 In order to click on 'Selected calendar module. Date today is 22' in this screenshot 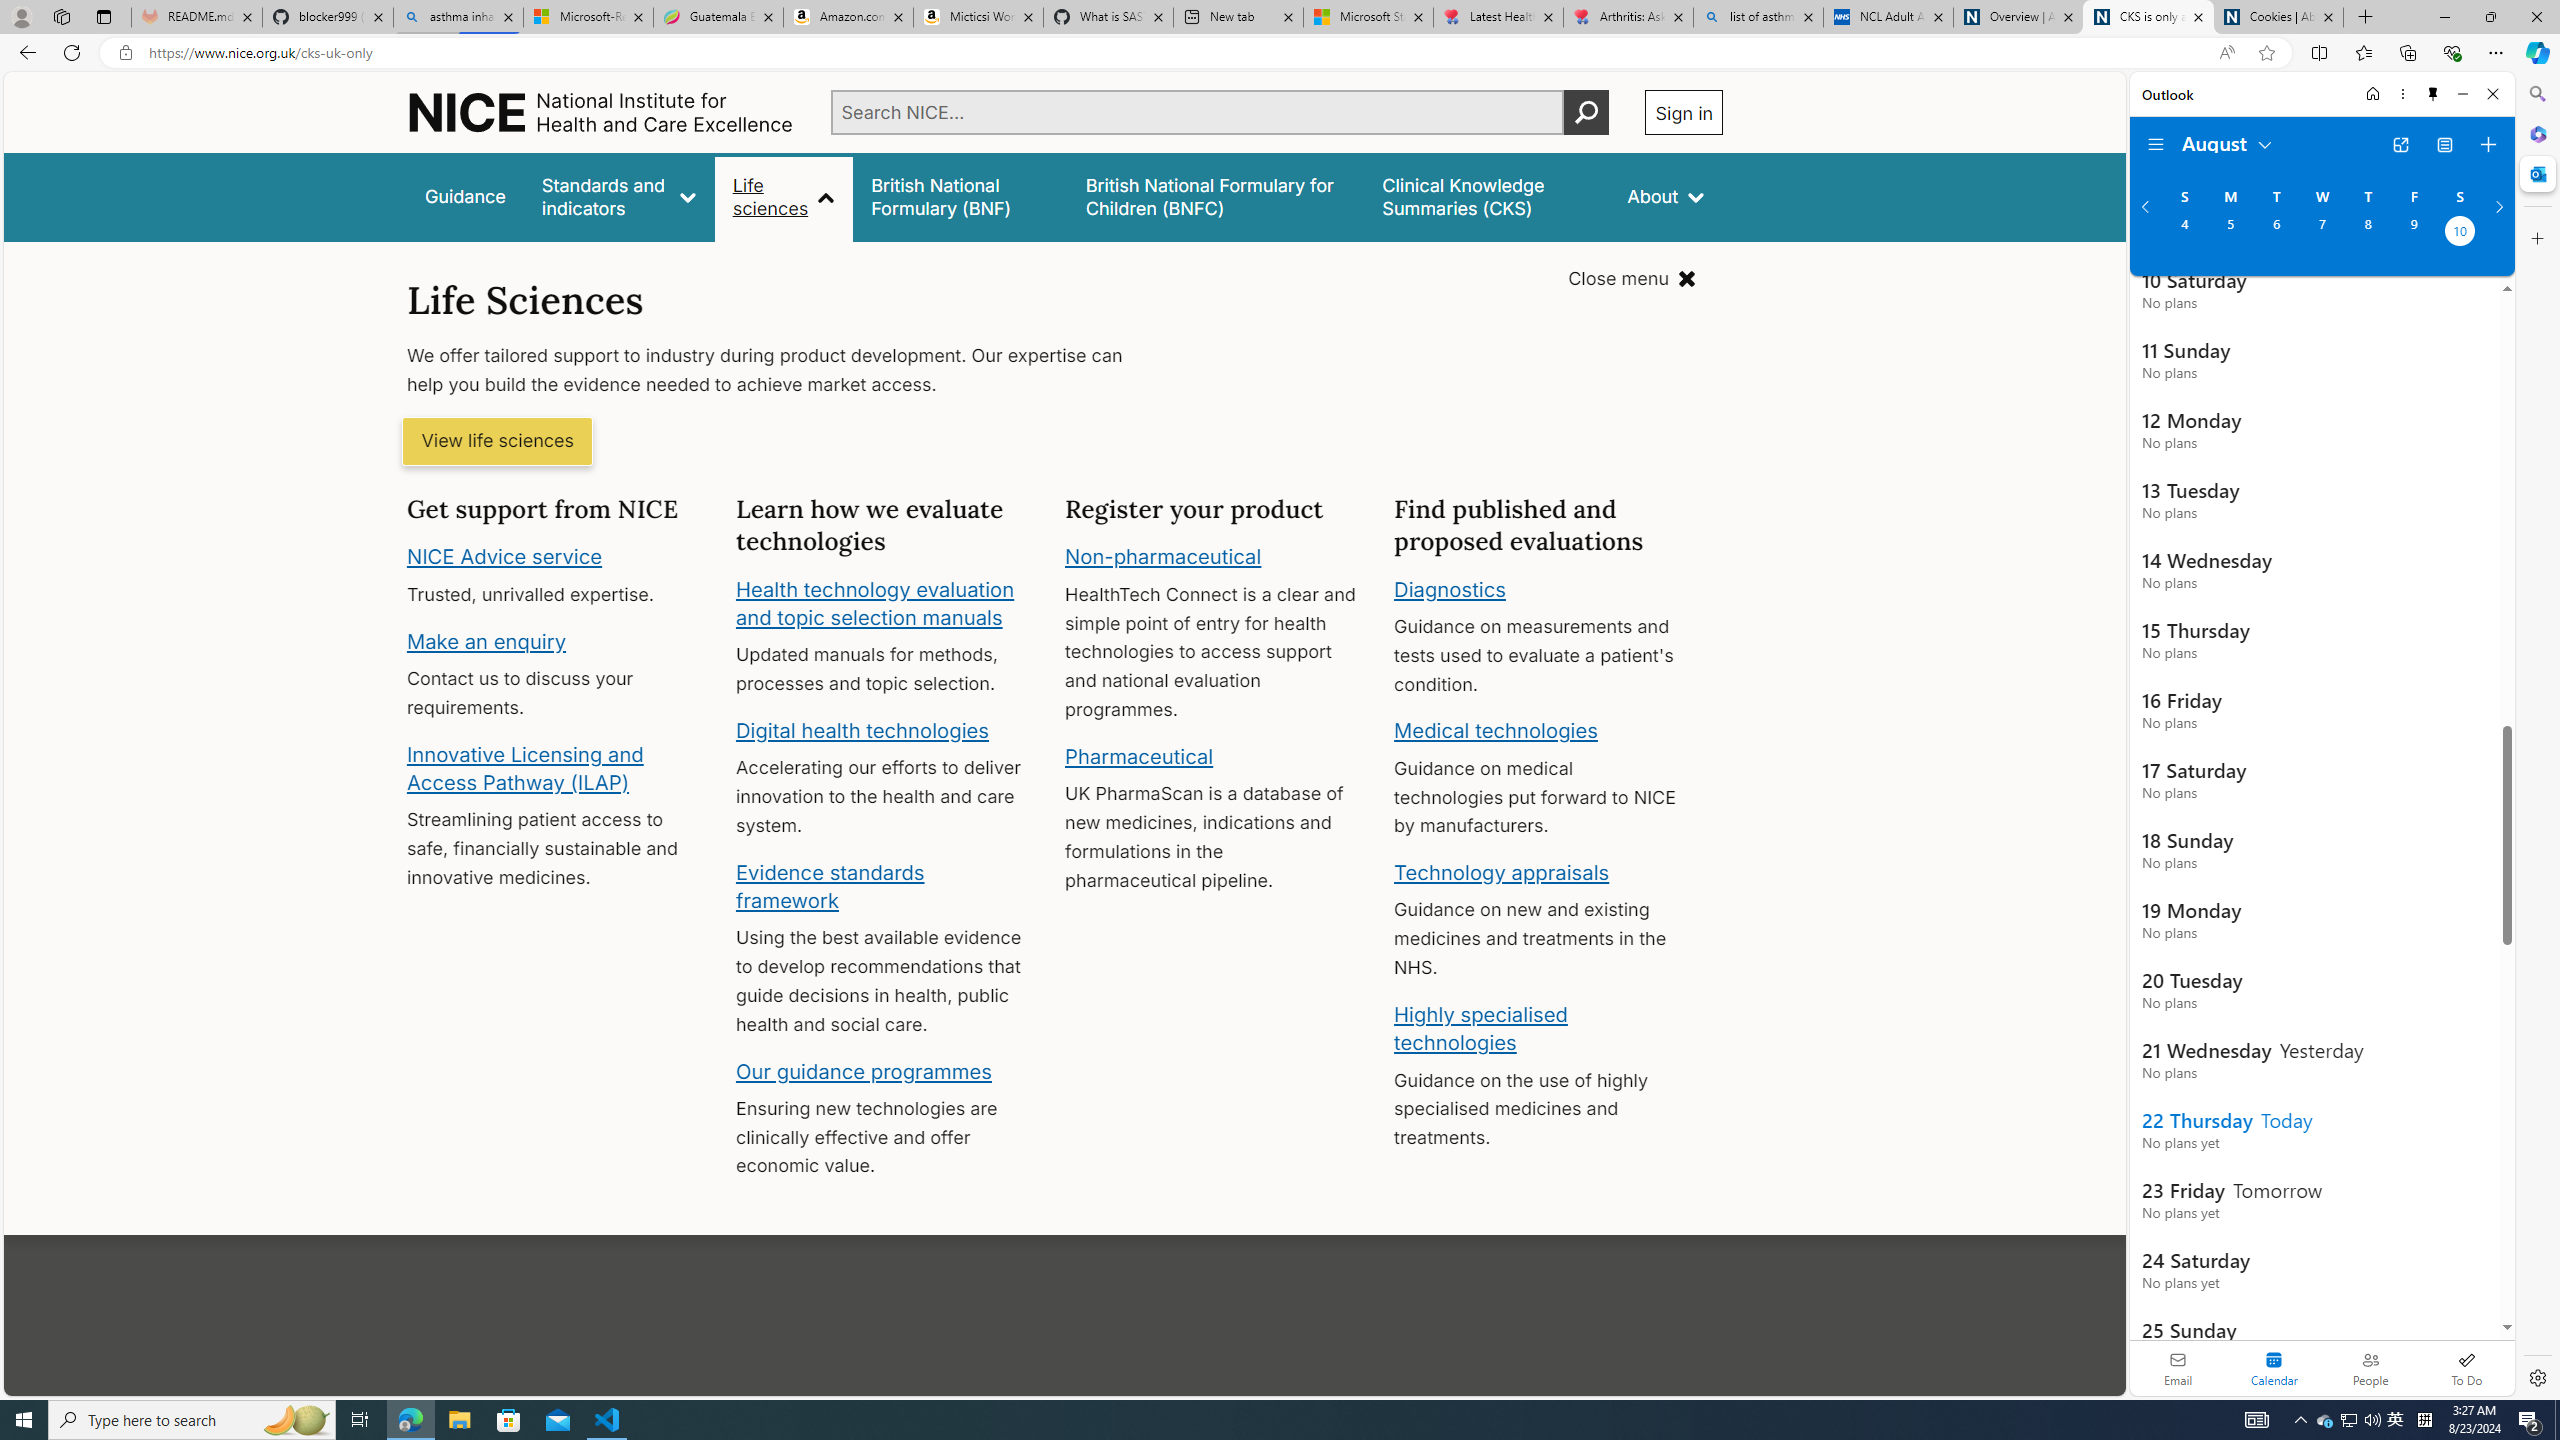, I will do `click(2274, 1367)`.